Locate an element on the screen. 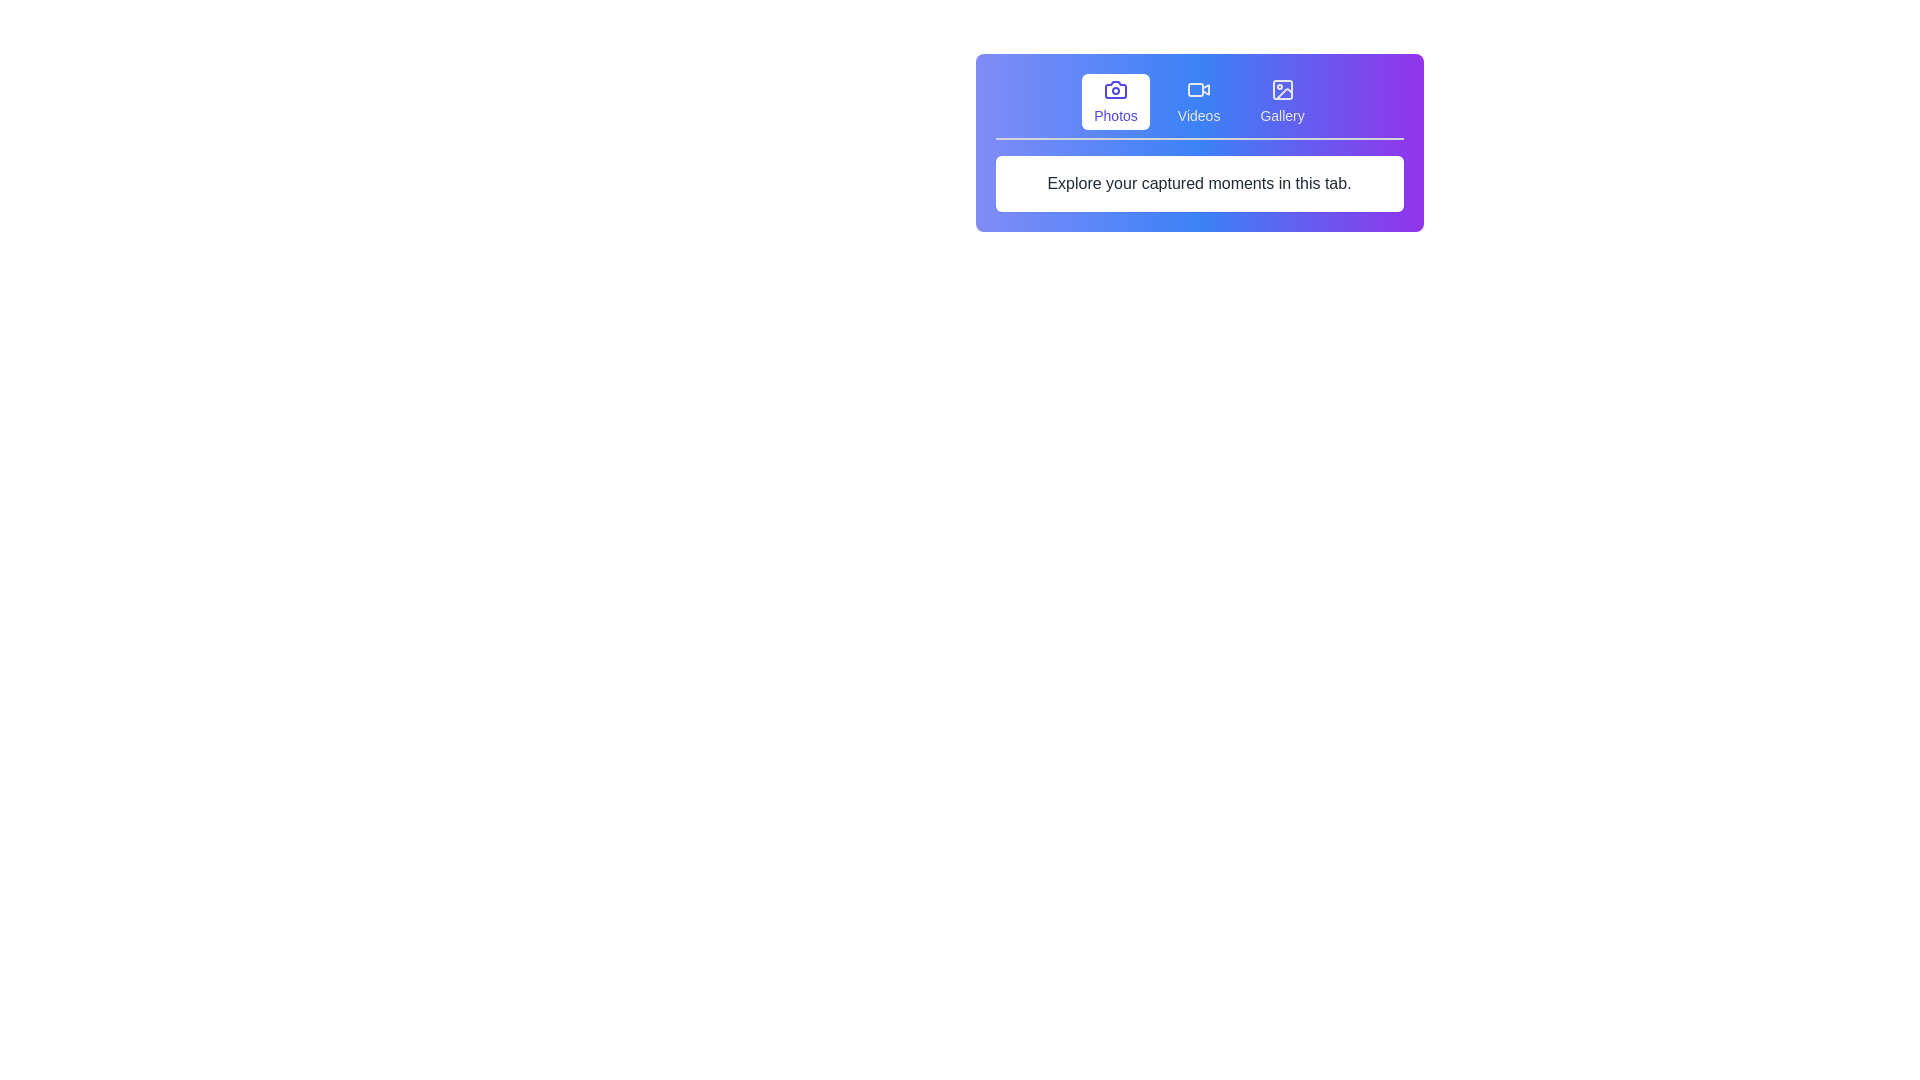  text label that indicates the 'Photos' section, positioned below a camera icon and to the left of similar labels for 'Videos' and 'Gallery' is located at coordinates (1115, 115).